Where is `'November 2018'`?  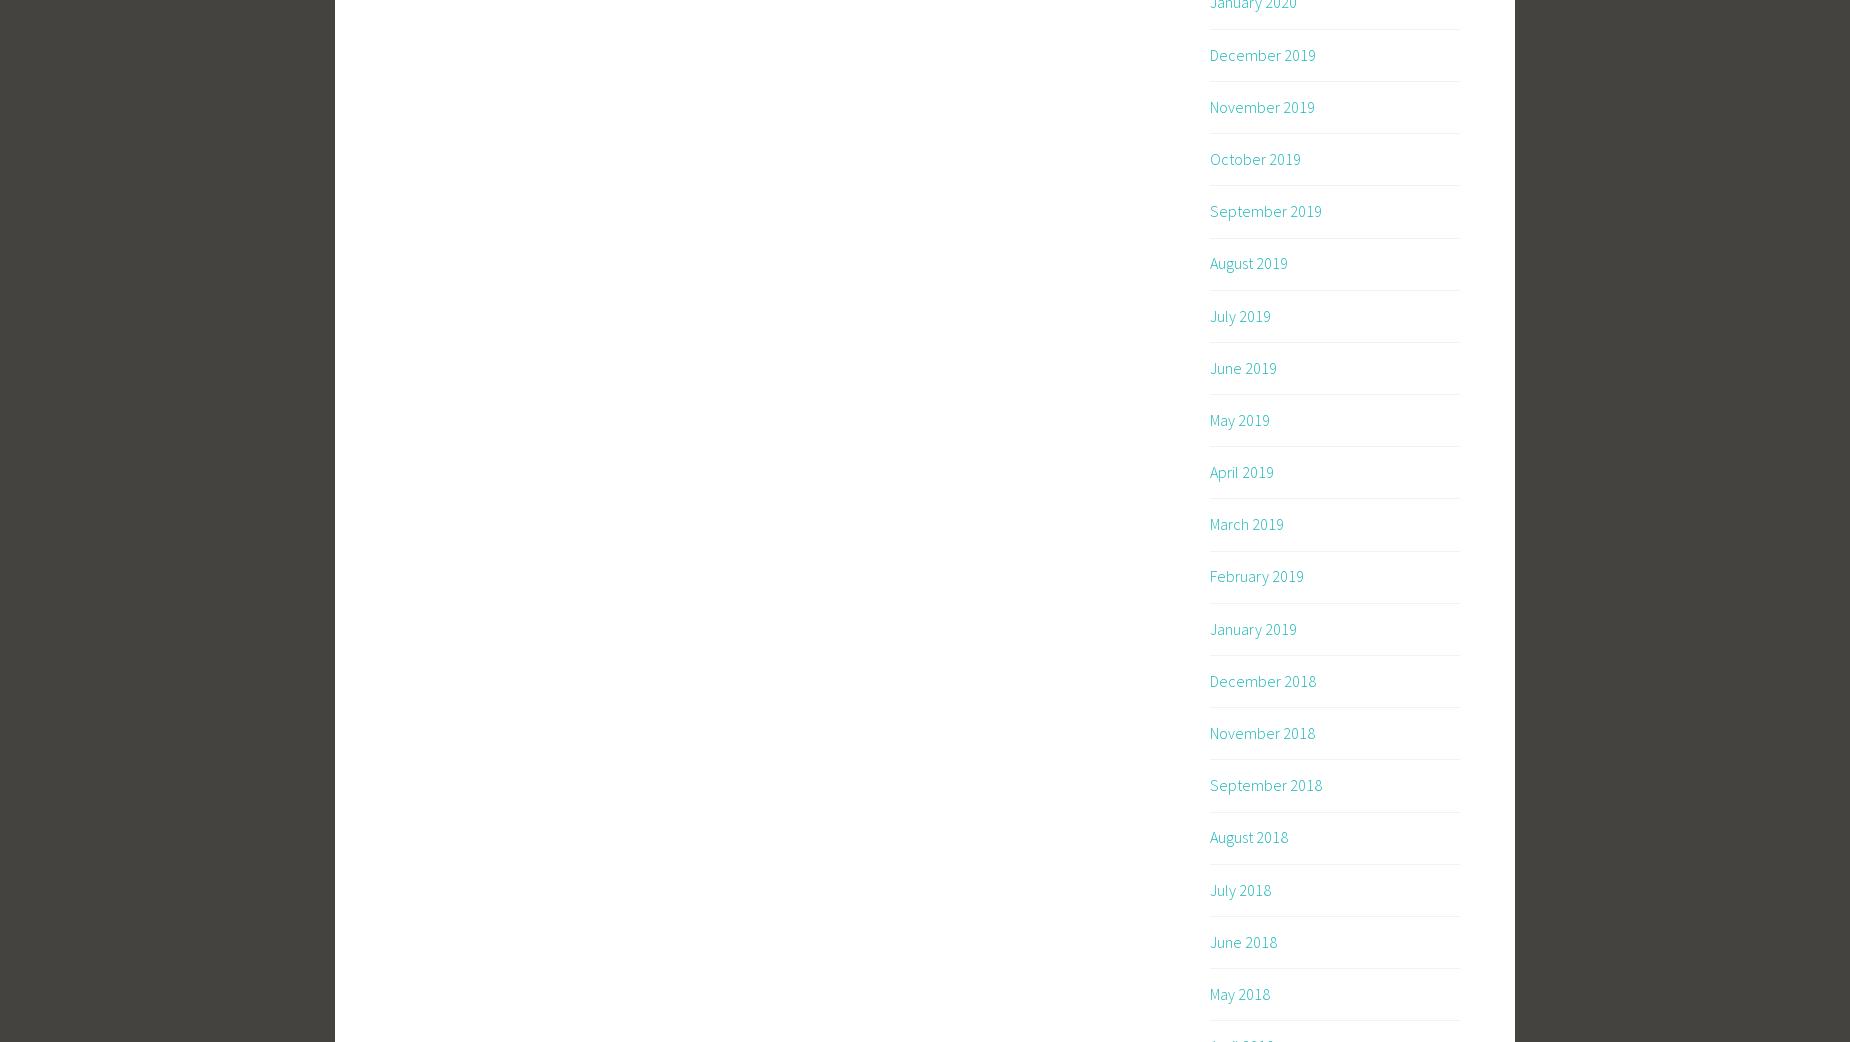 'November 2018' is located at coordinates (1261, 732).